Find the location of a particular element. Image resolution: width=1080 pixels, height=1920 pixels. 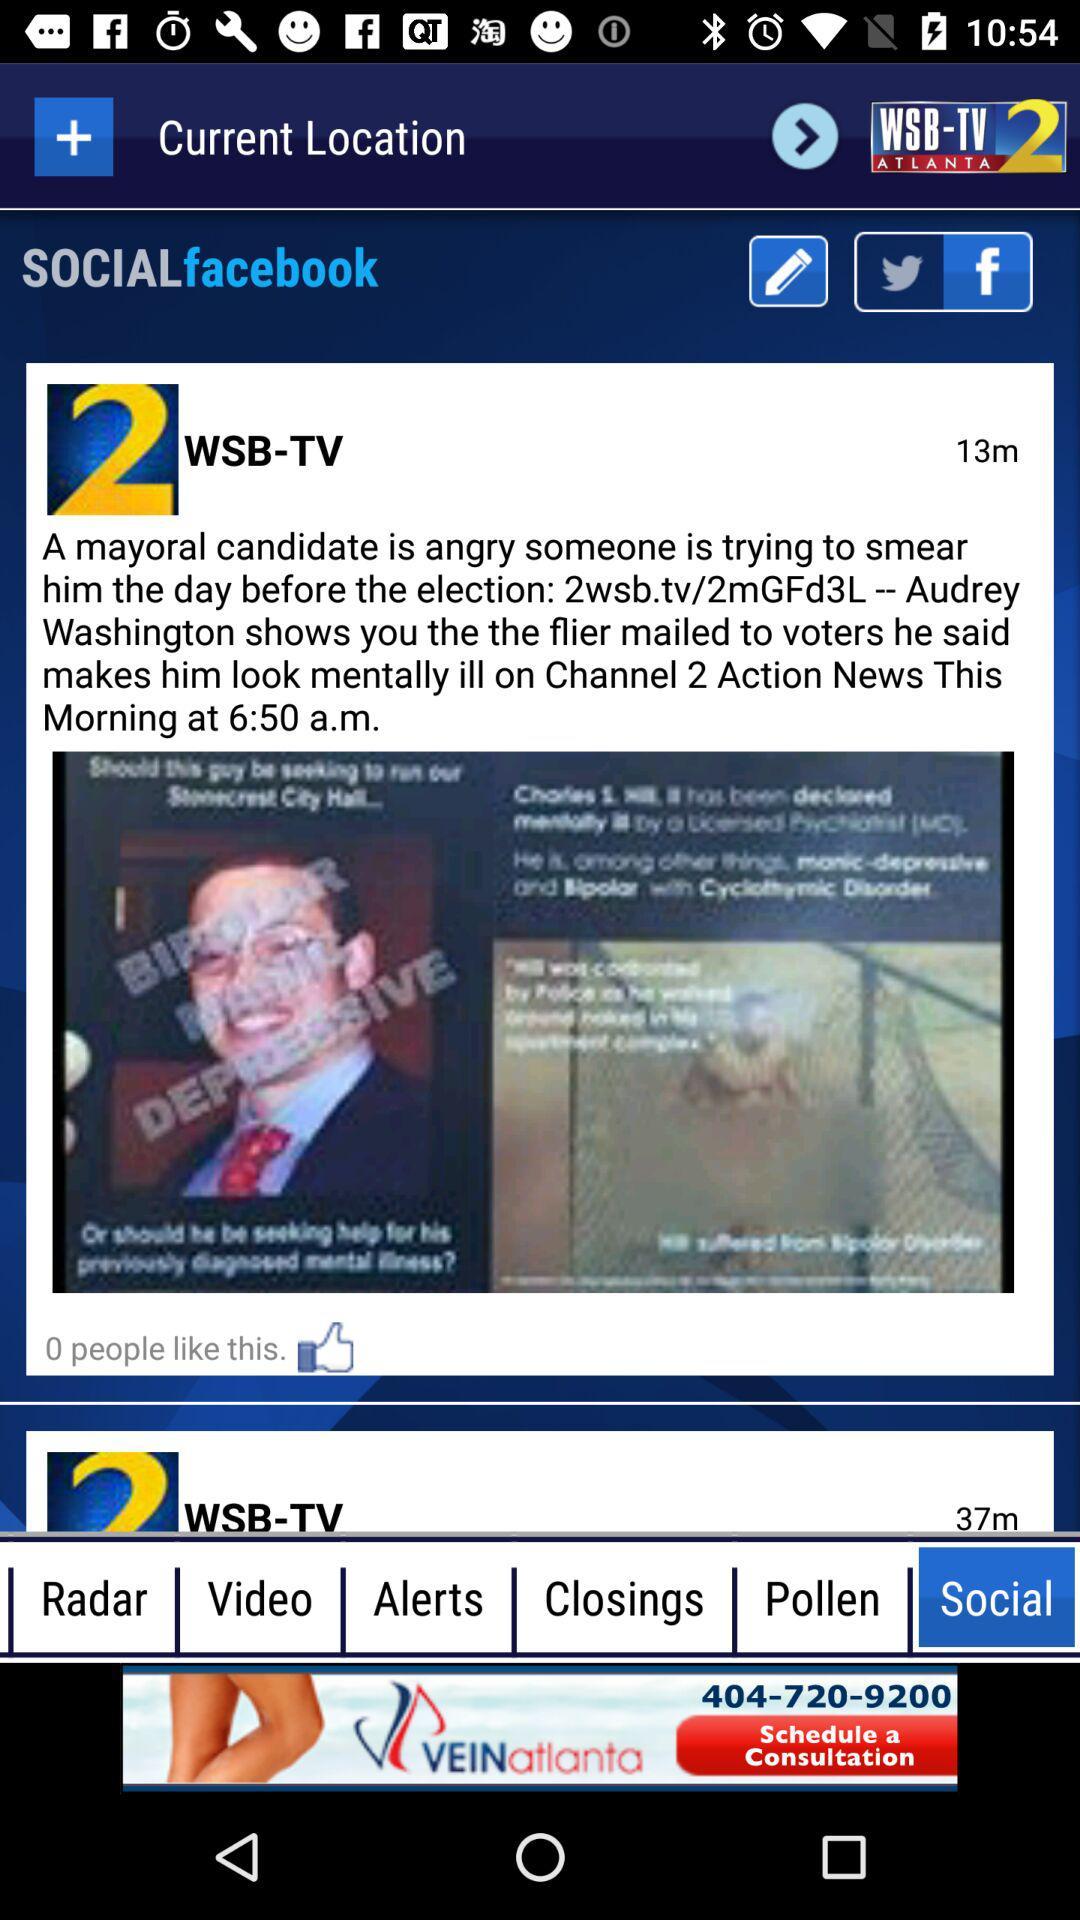

ford word is located at coordinates (804, 135).